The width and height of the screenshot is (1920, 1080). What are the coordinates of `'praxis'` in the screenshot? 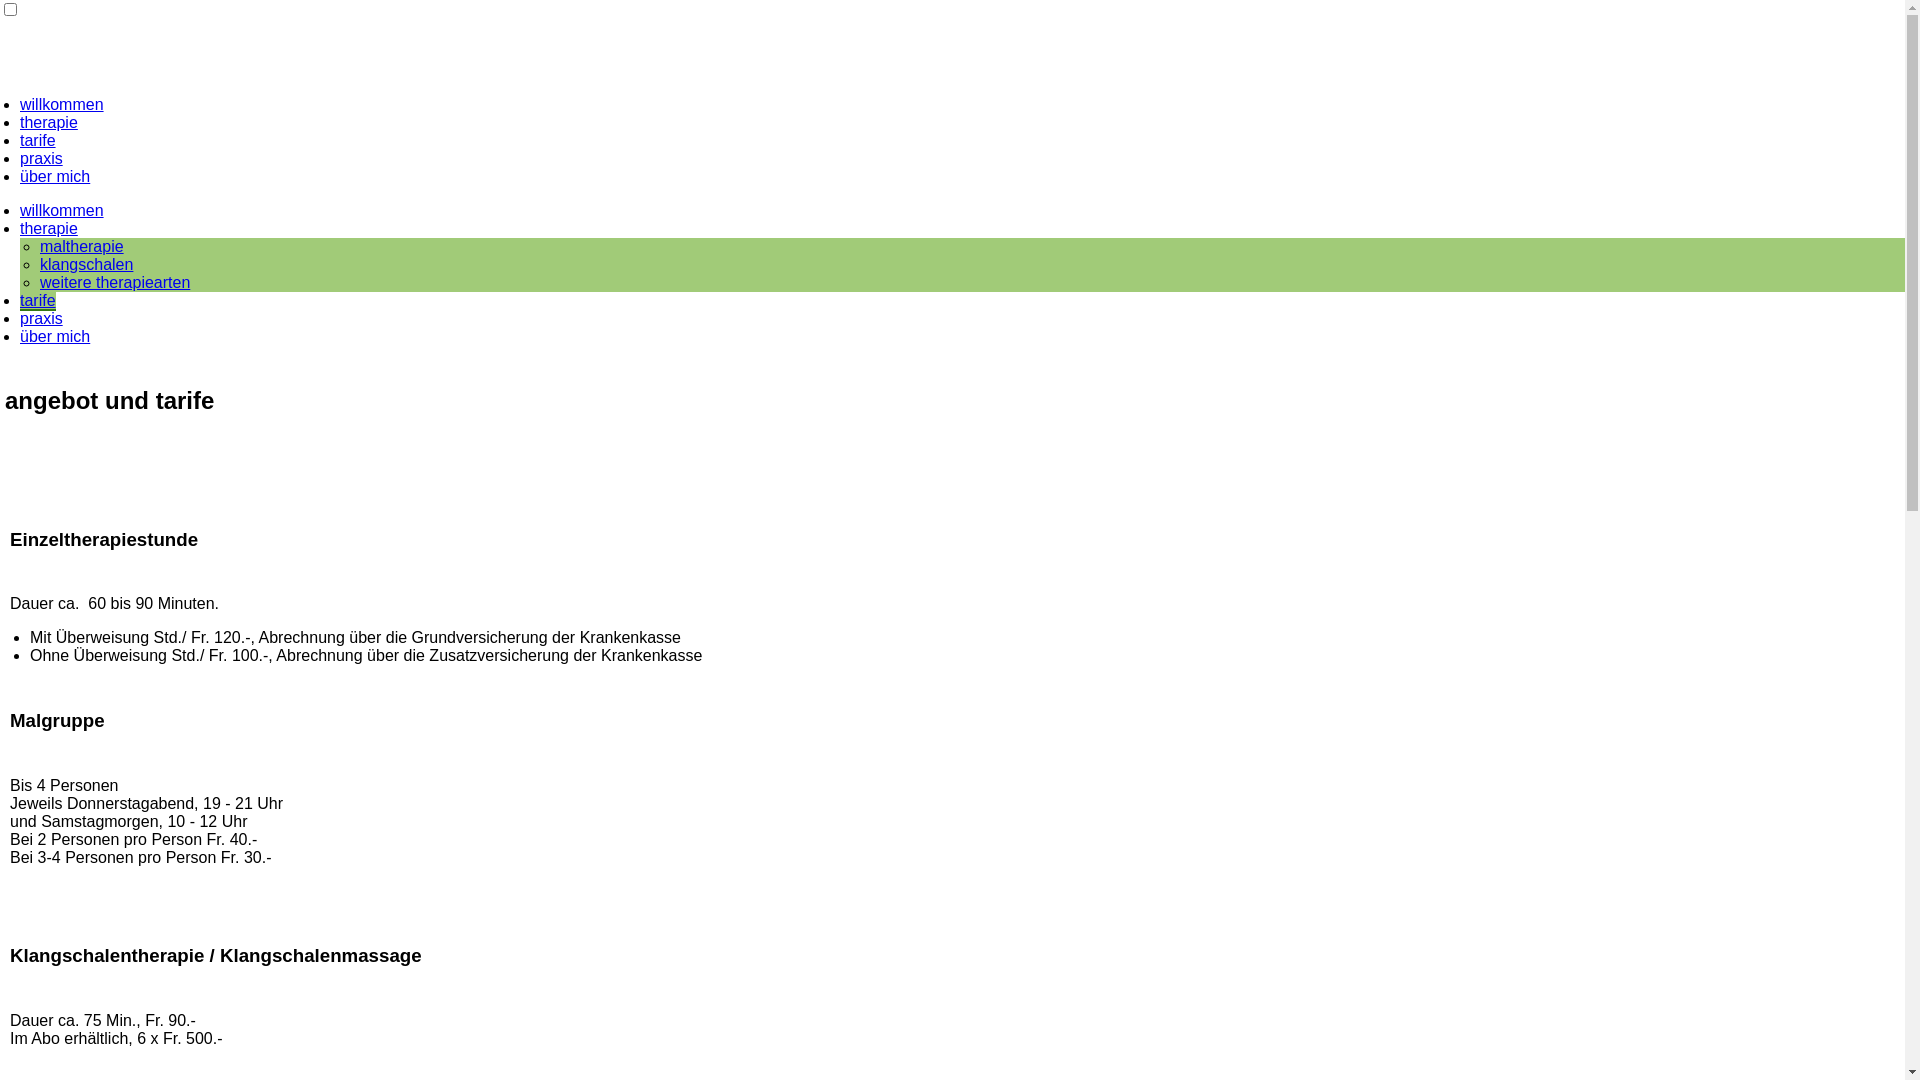 It's located at (41, 317).